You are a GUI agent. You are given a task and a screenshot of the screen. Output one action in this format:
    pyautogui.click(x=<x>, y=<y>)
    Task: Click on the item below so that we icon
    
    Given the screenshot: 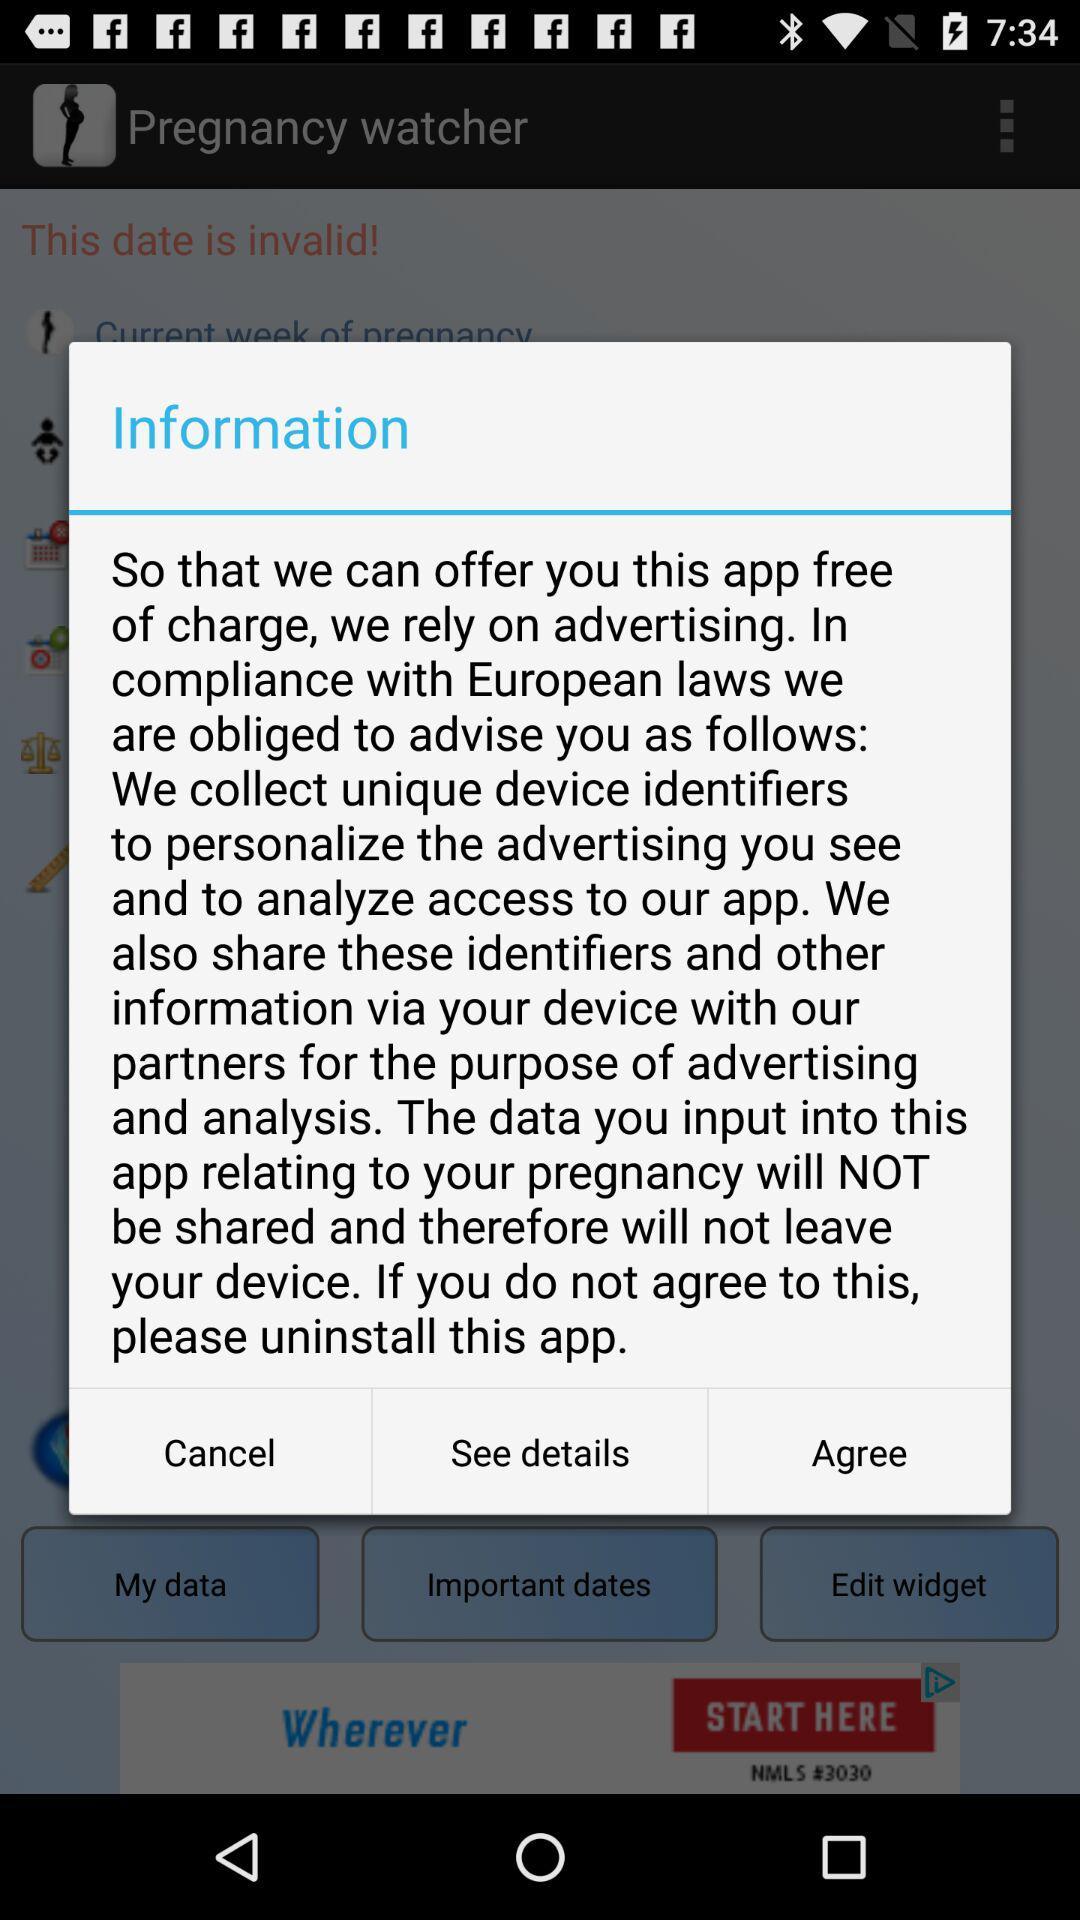 What is the action you would take?
    pyautogui.click(x=220, y=1451)
    